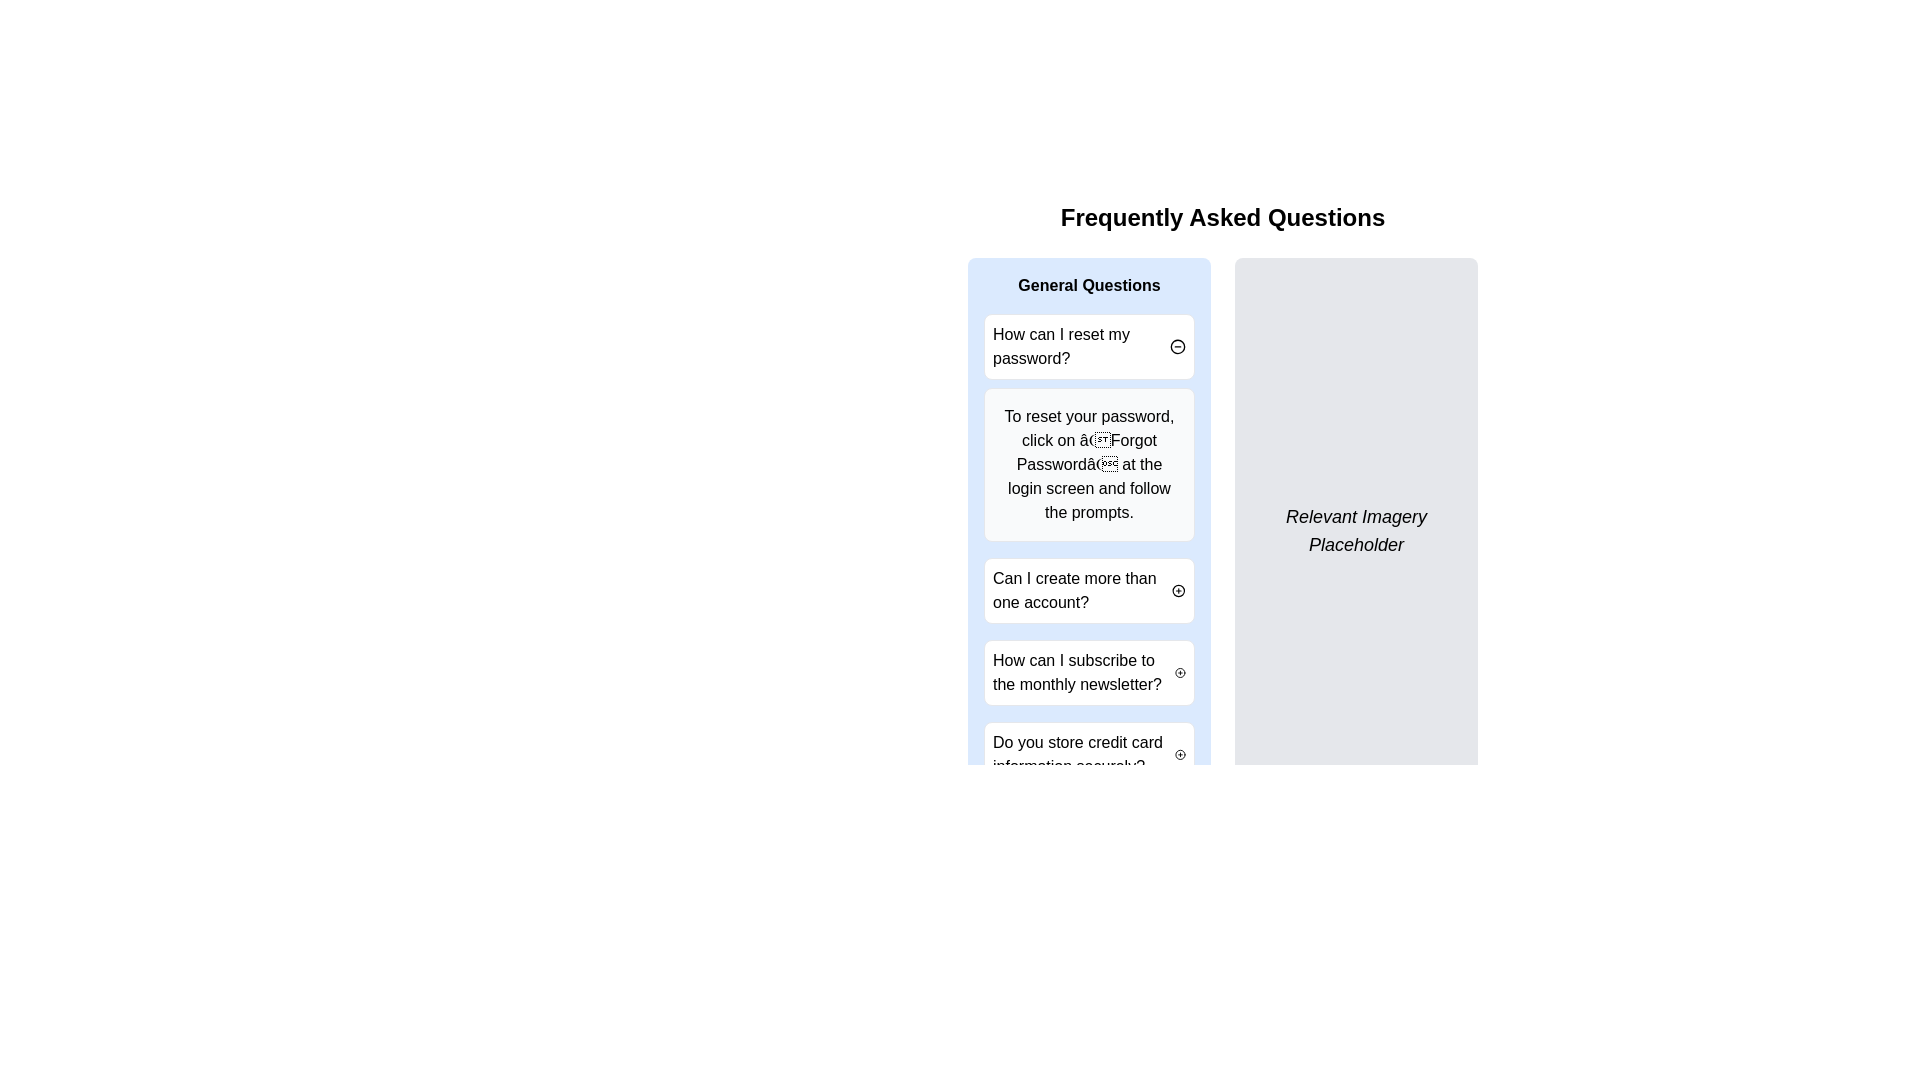  What do you see at coordinates (1088, 427) in the screenshot?
I see `detailed description of the FAQ entry about resetting a password, located below the 'General Questions' header in the left-side column` at bounding box center [1088, 427].